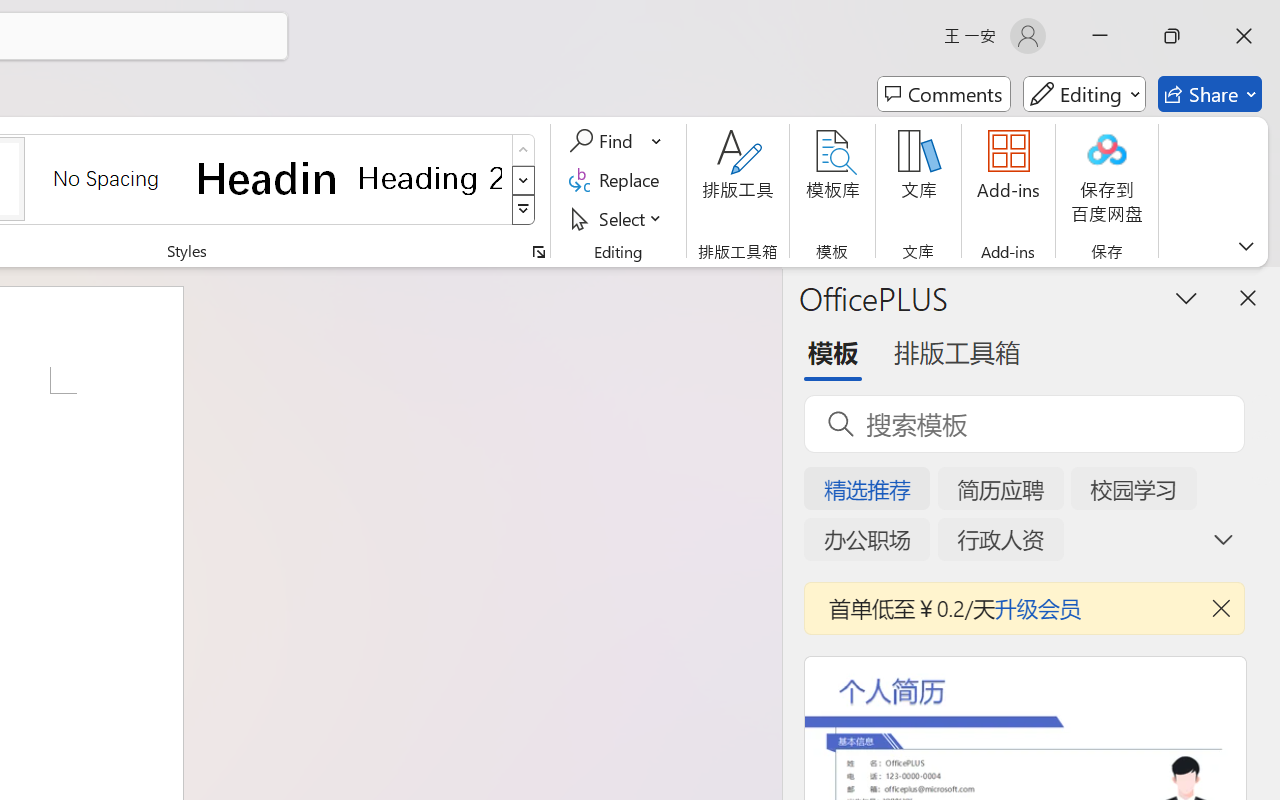 The width and height of the screenshot is (1280, 800). What do you see at coordinates (538, 251) in the screenshot?
I see `'Styles...'` at bounding box center [538, 251].